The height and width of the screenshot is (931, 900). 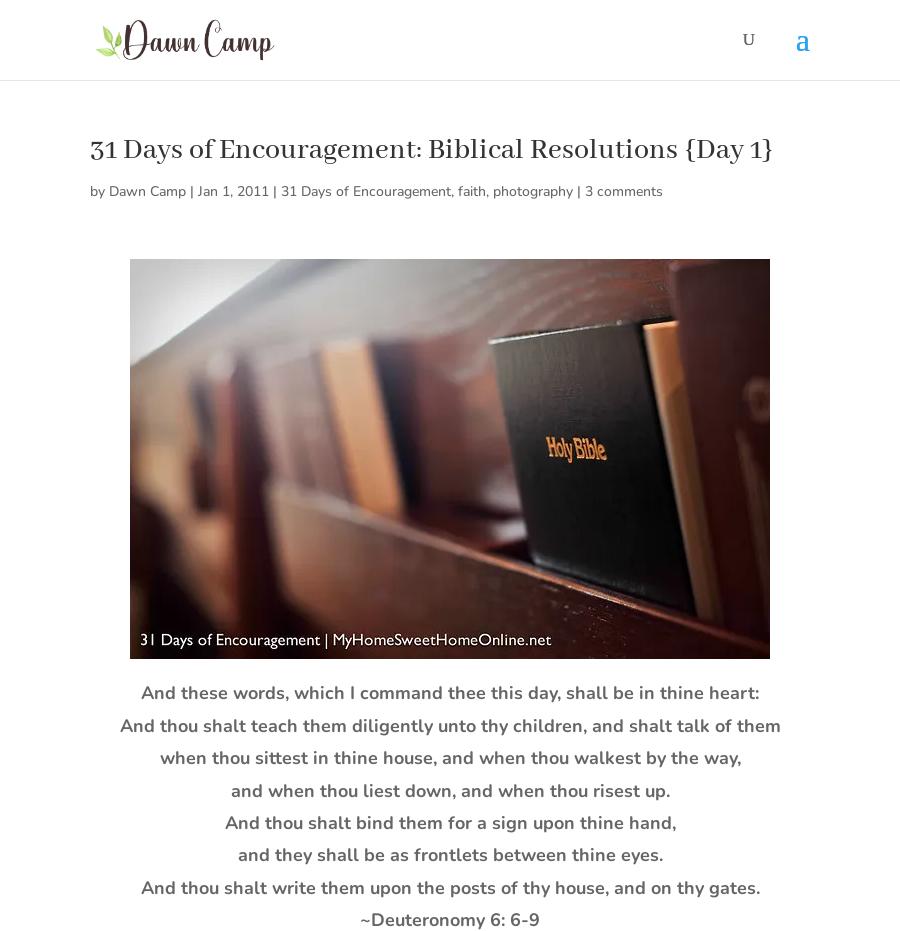 What do you see at coordinates (449, 789) in the screenshot?
I see `'and when thou liest down, and when thou risest up.'` at bounding box center [449, 789].